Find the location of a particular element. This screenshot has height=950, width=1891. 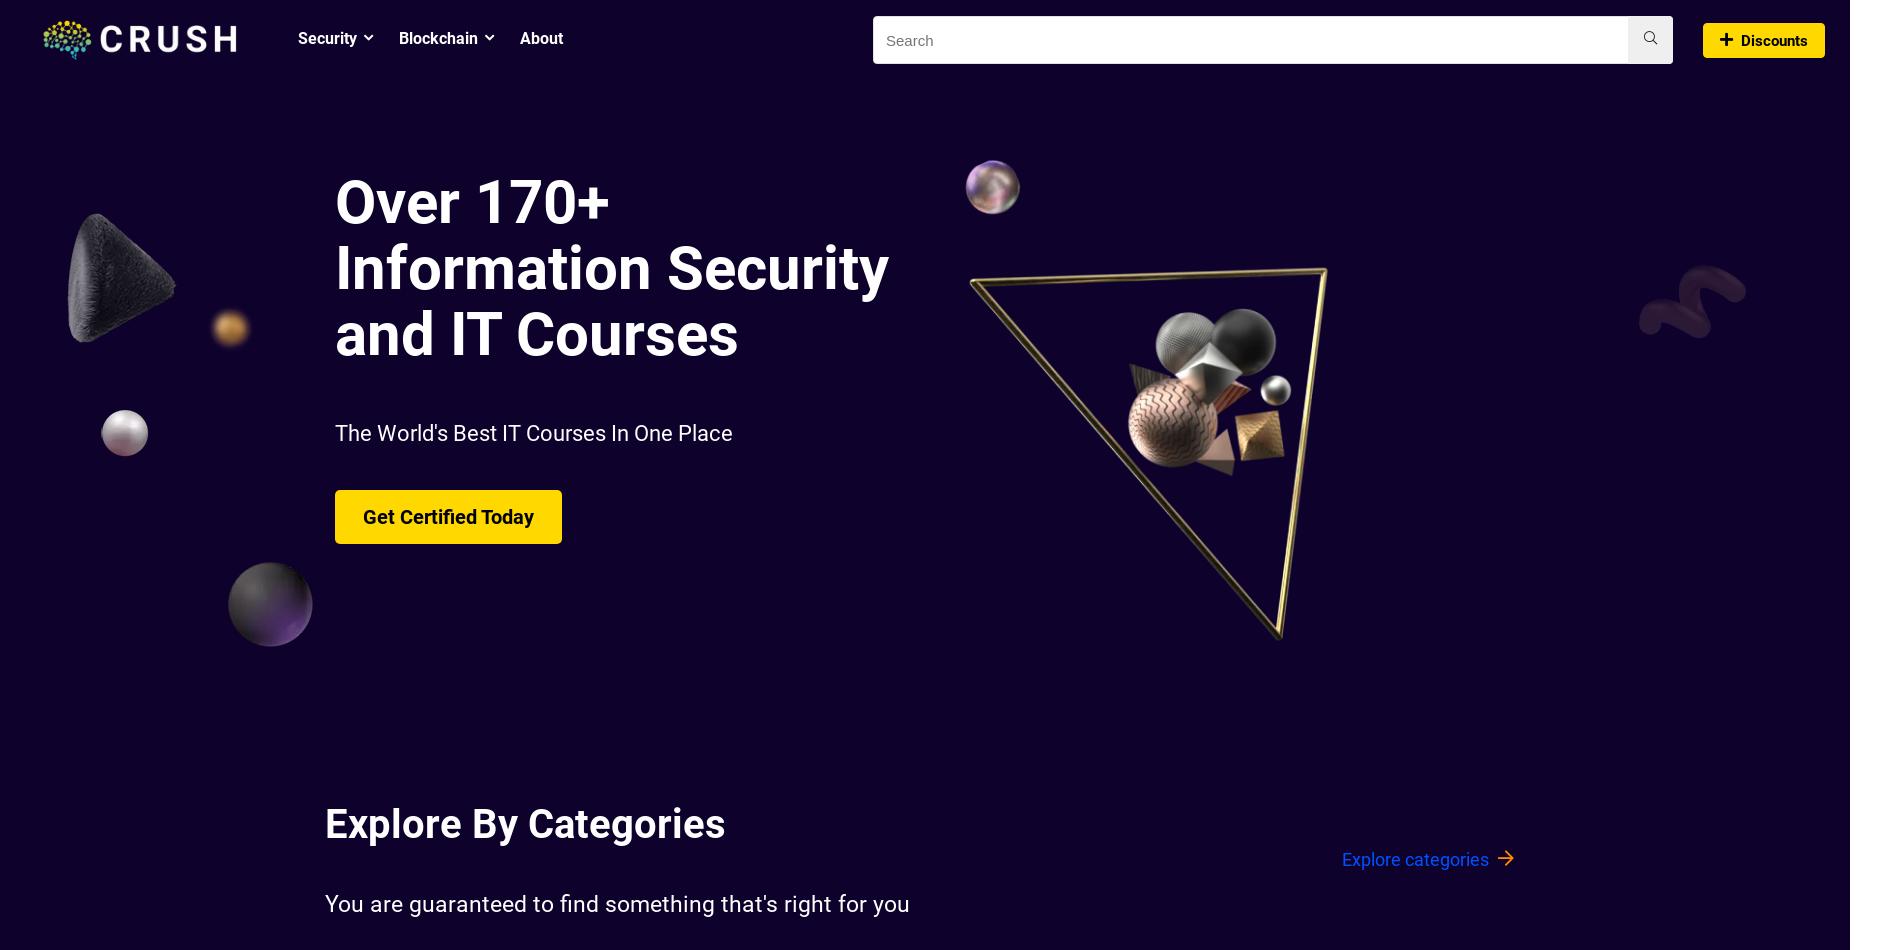

'About' is located at coordinates (540, 38).